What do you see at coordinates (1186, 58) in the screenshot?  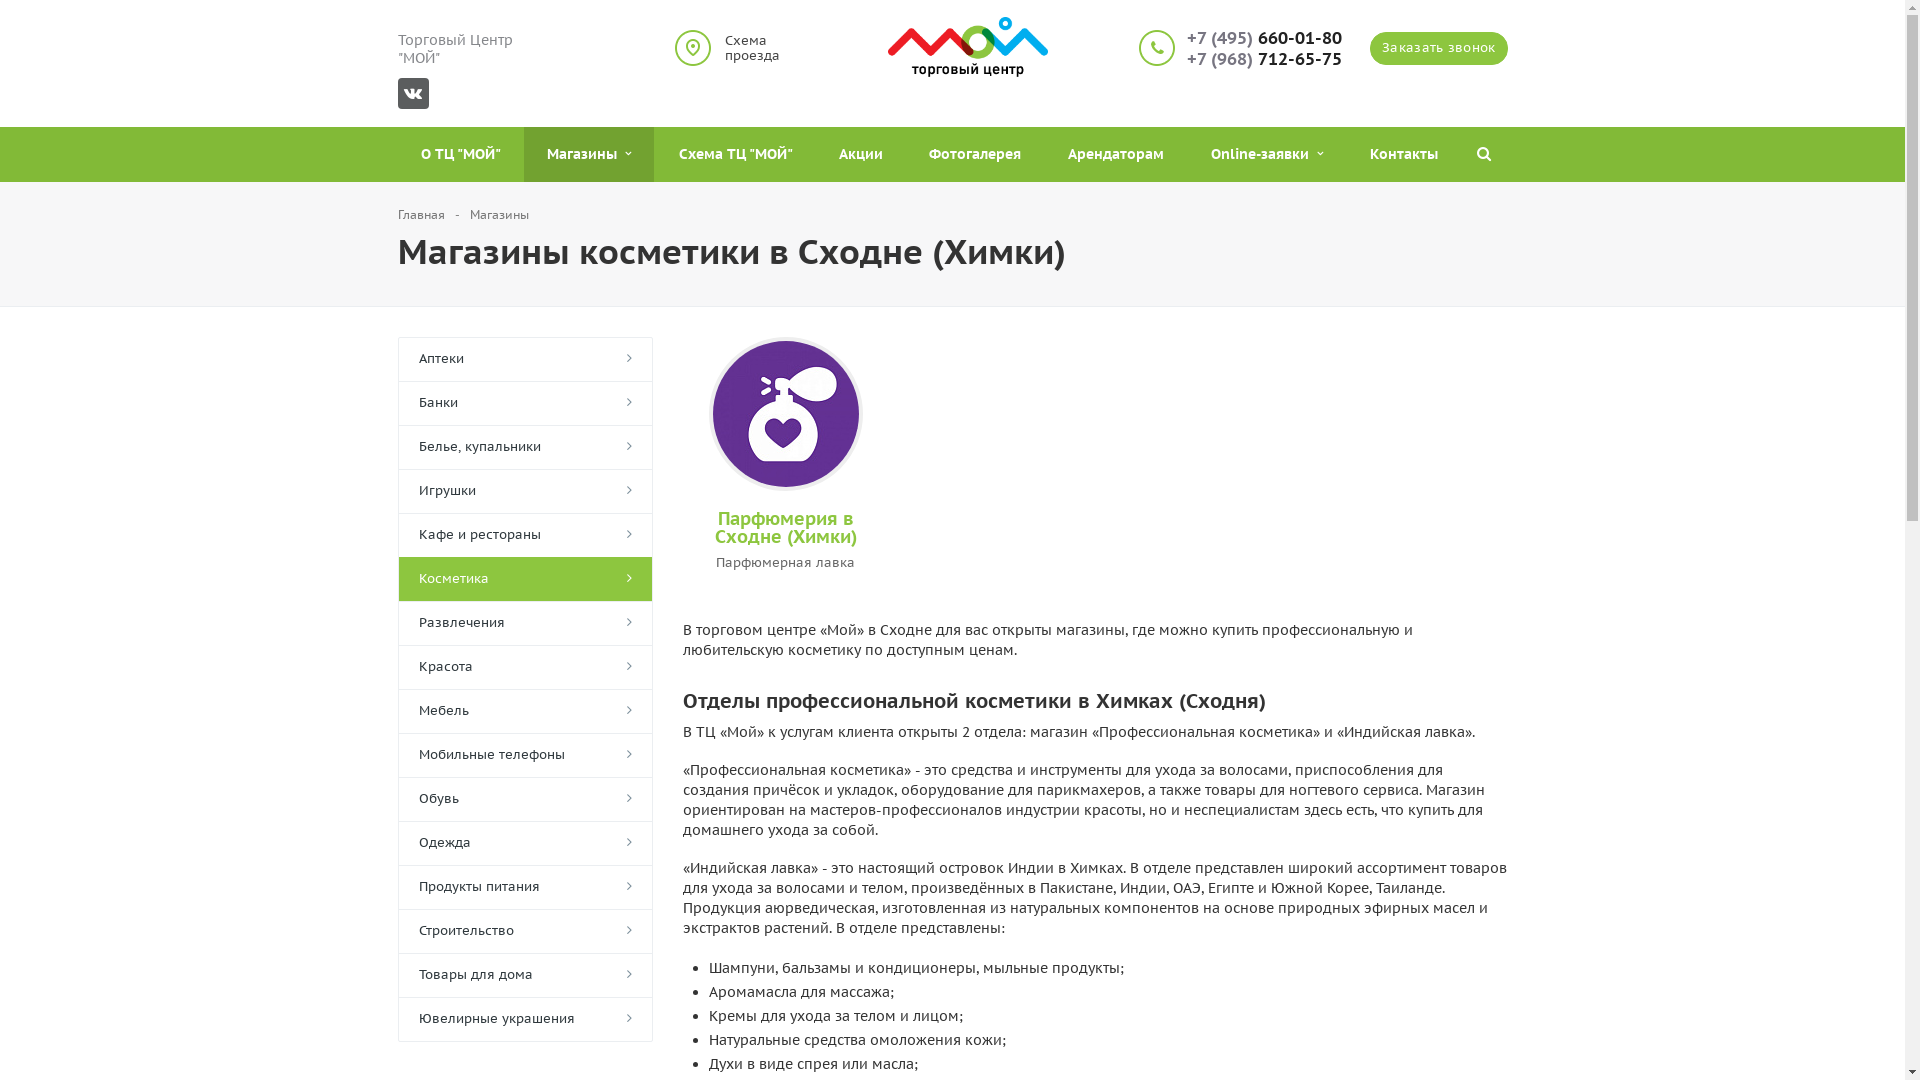 I see `'+7 (968) 712-65-75'` at bounding box center [1186, 58].